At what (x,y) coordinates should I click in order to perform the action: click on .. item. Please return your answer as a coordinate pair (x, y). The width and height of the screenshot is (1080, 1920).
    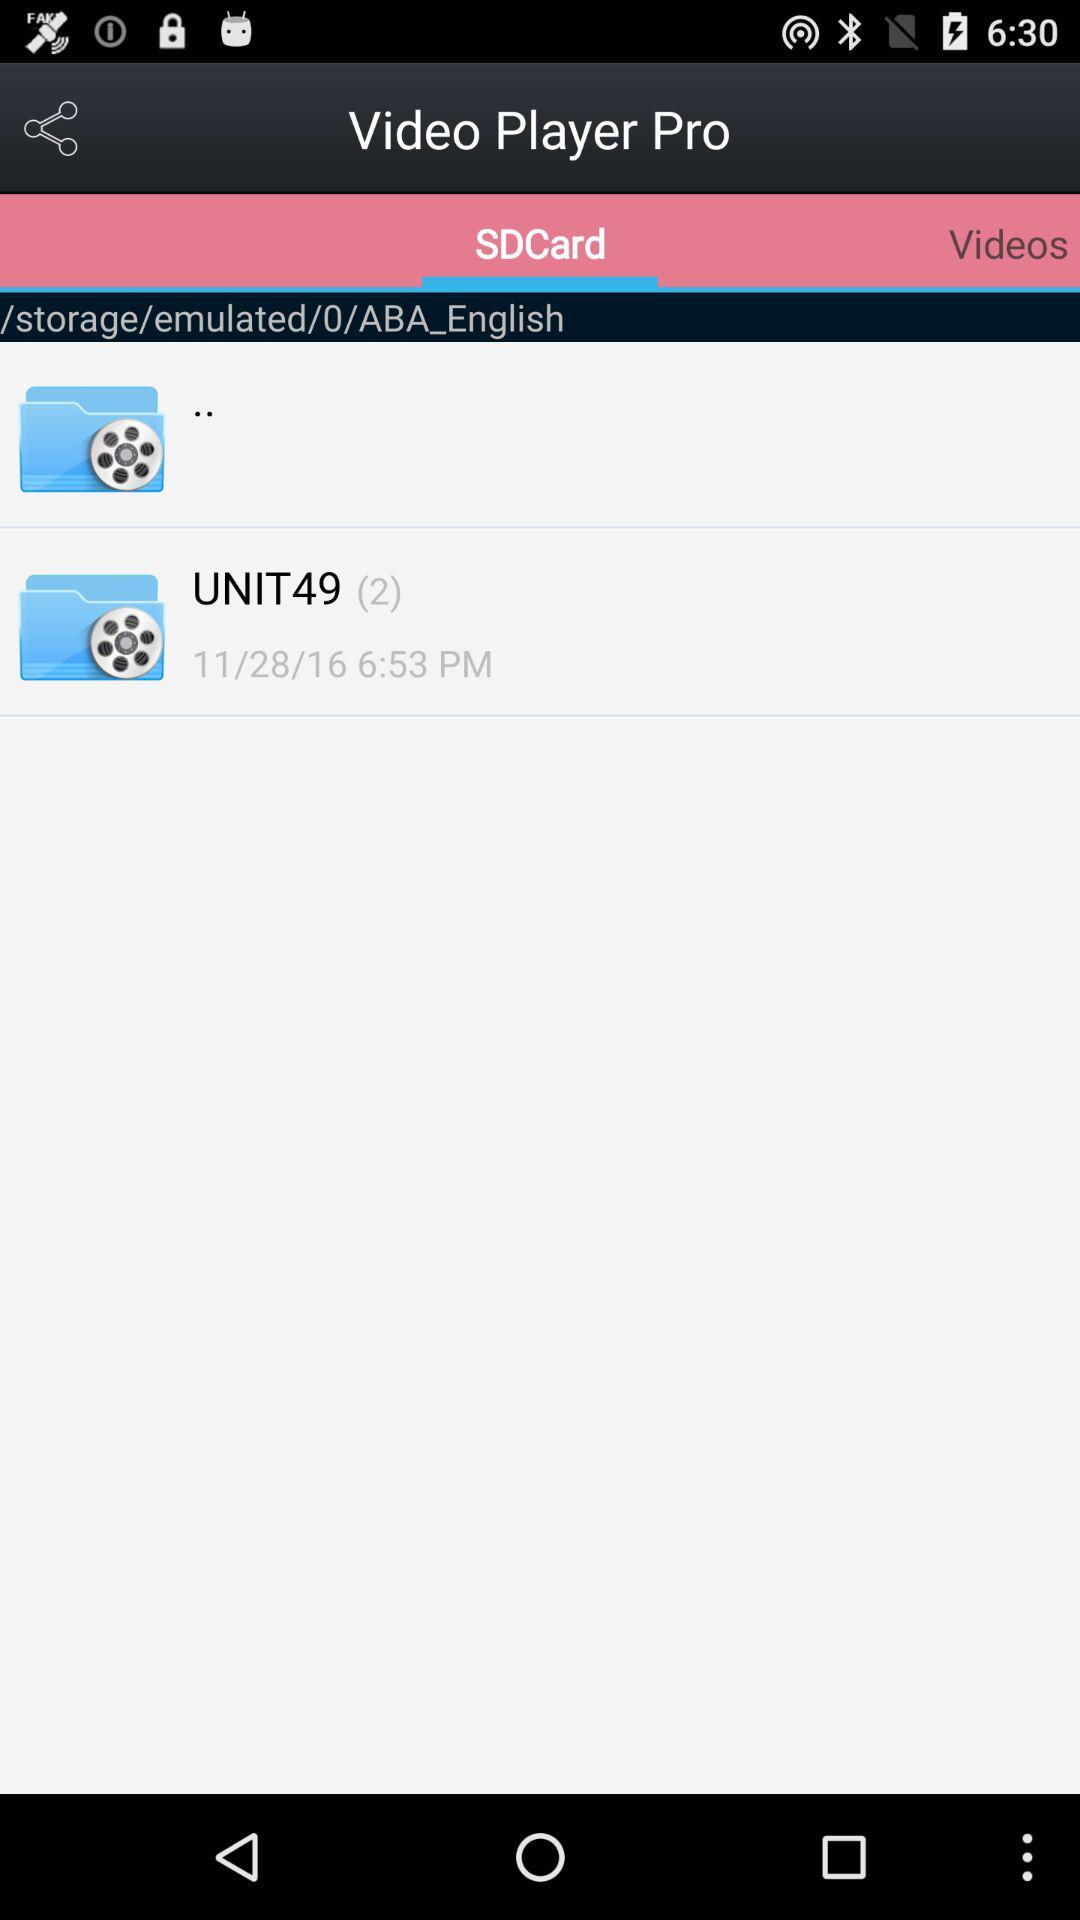
    Looking at the image, I should click on (204, 398).